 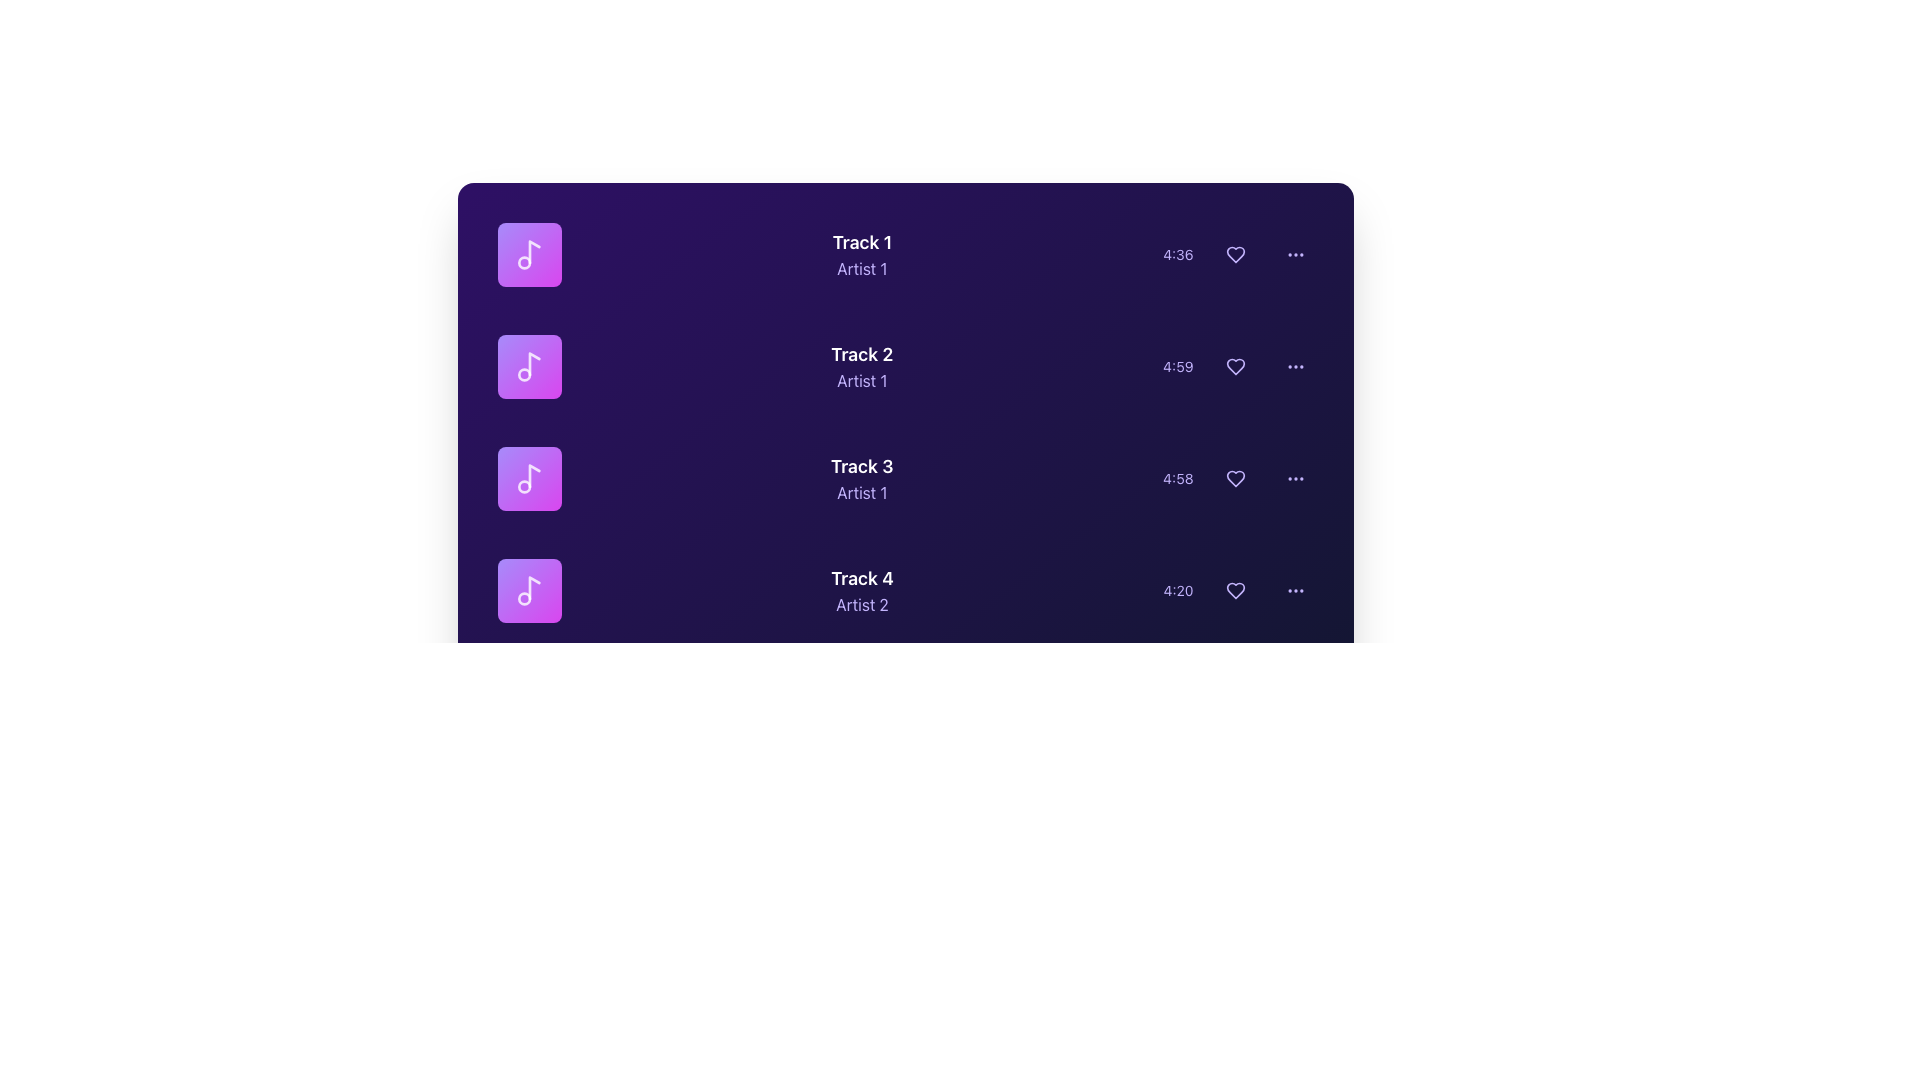 I want to click on the text label displaying the title of a music track located in the fourth row of the music track list, so click(x=862, y=578).